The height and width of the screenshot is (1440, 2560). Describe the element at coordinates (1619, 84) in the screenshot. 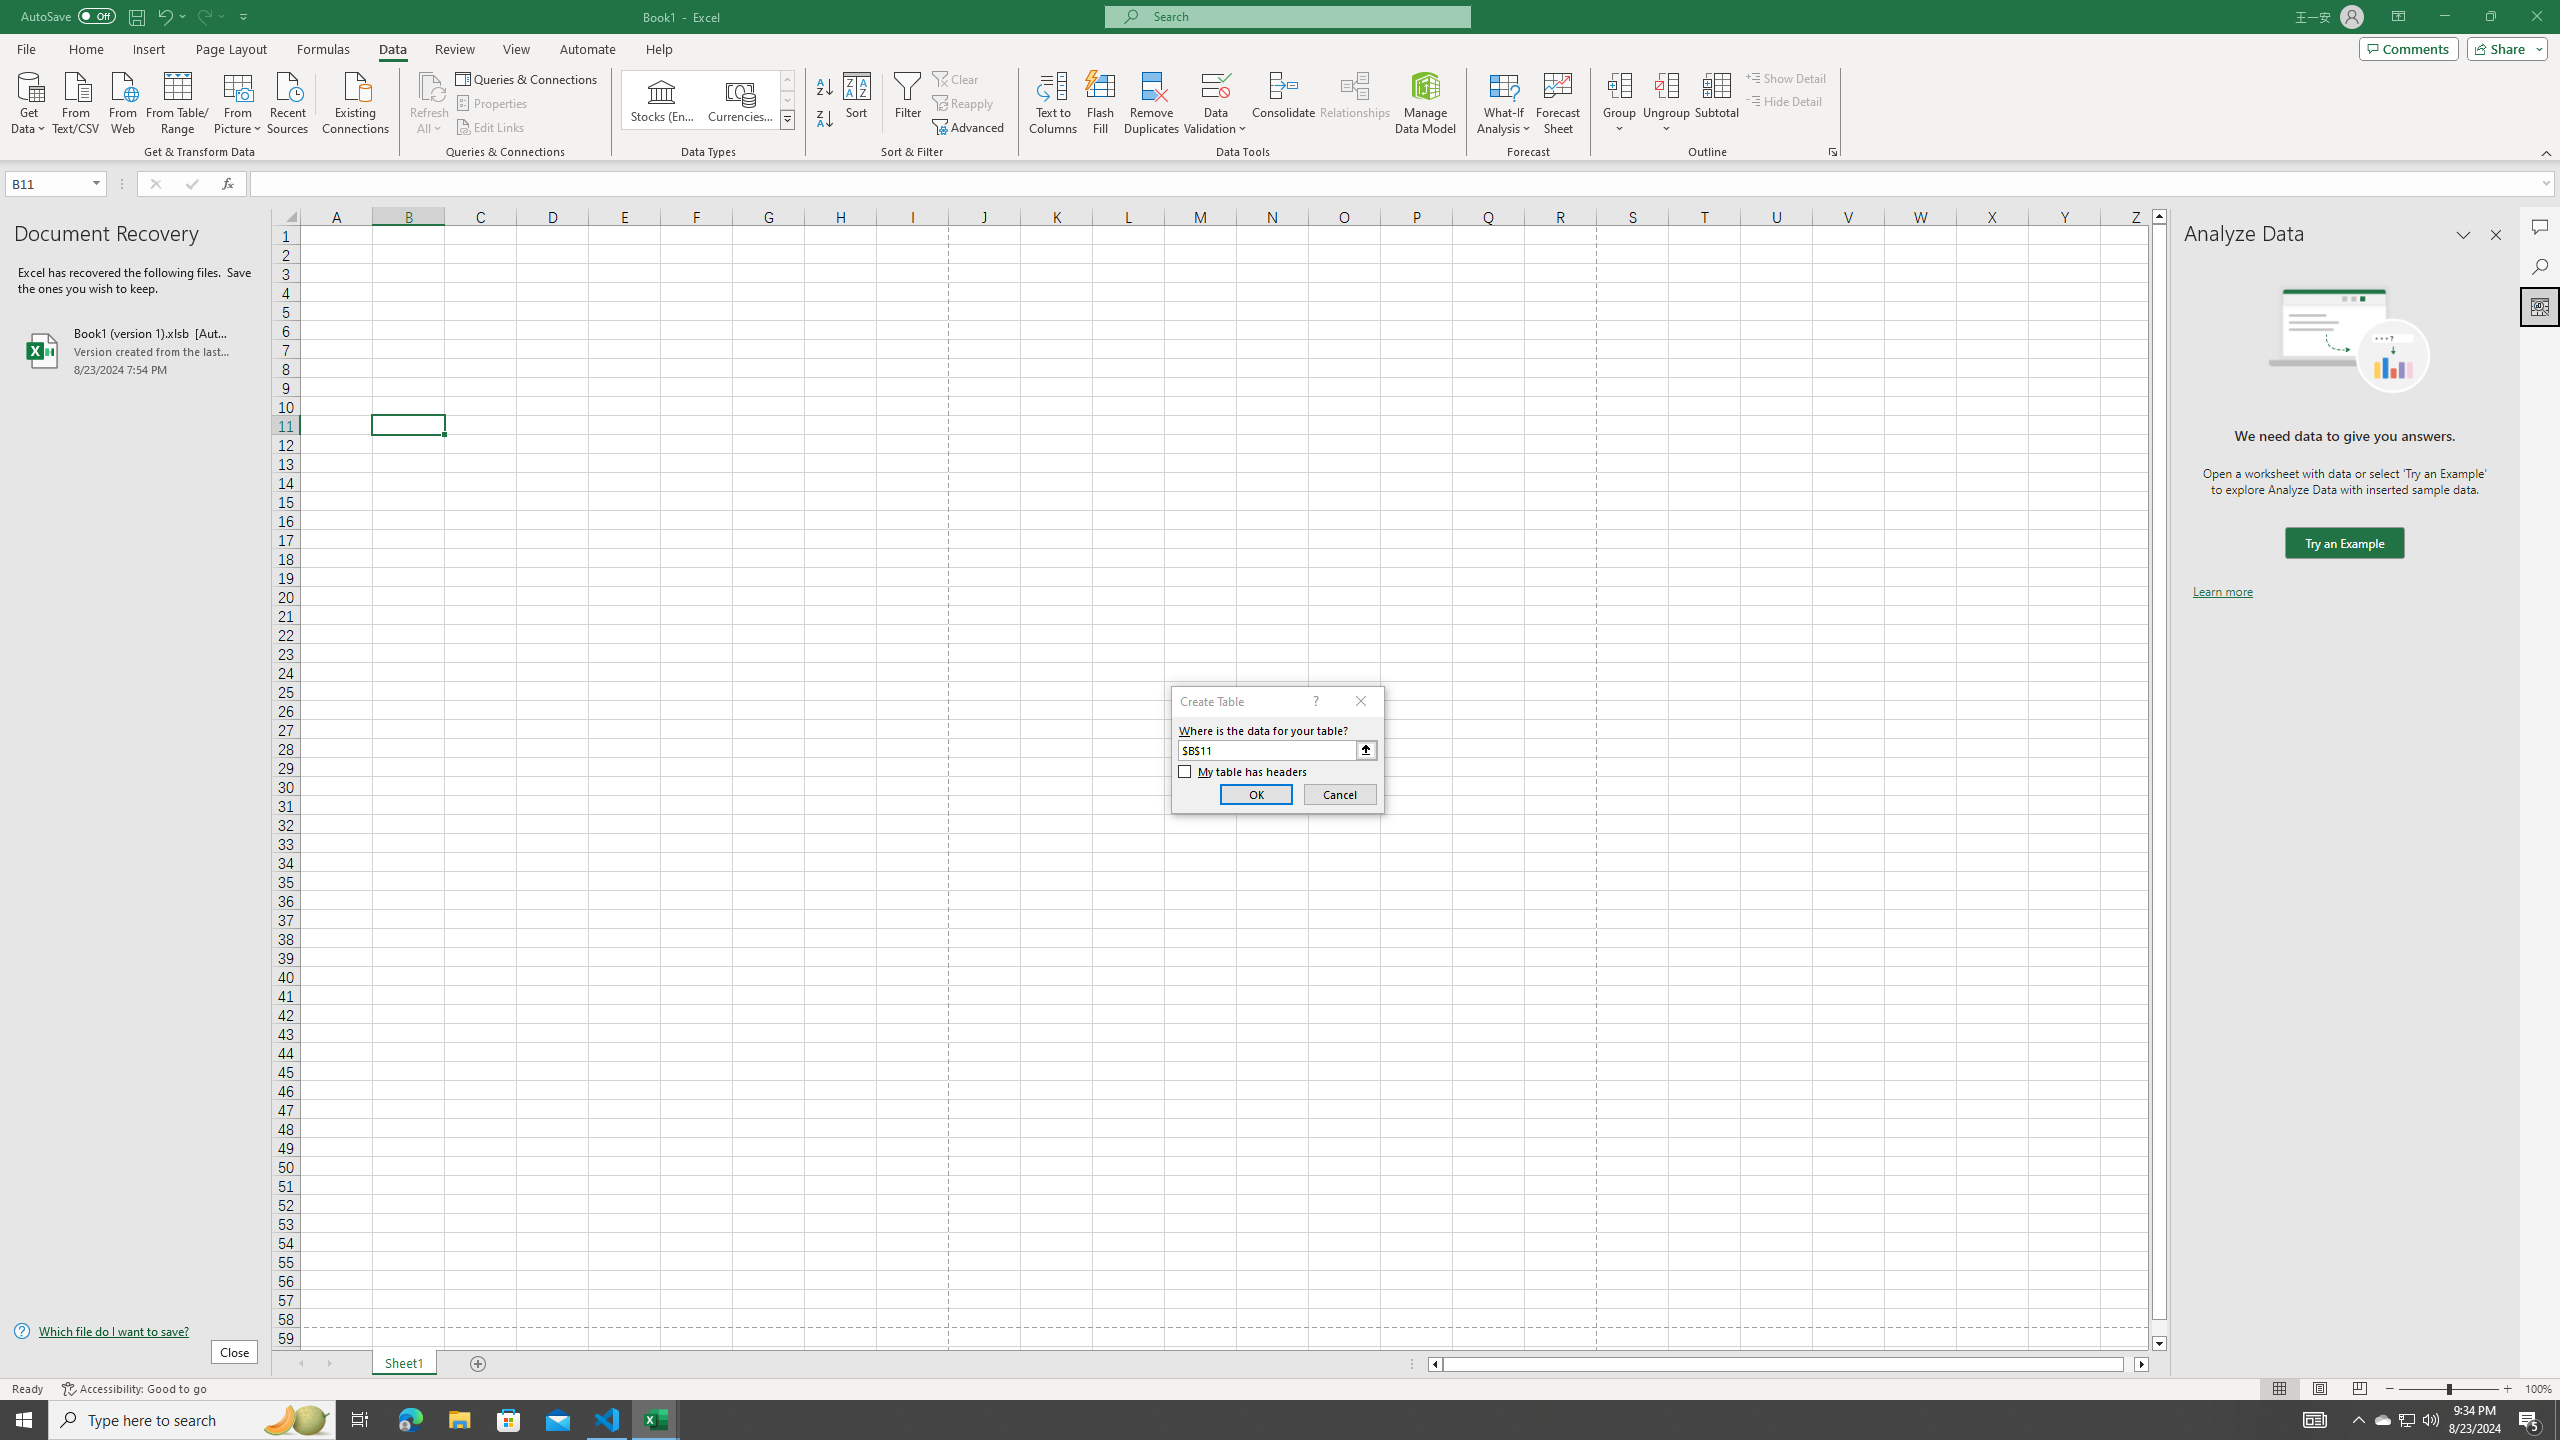

I see `'Group...'` at that location.